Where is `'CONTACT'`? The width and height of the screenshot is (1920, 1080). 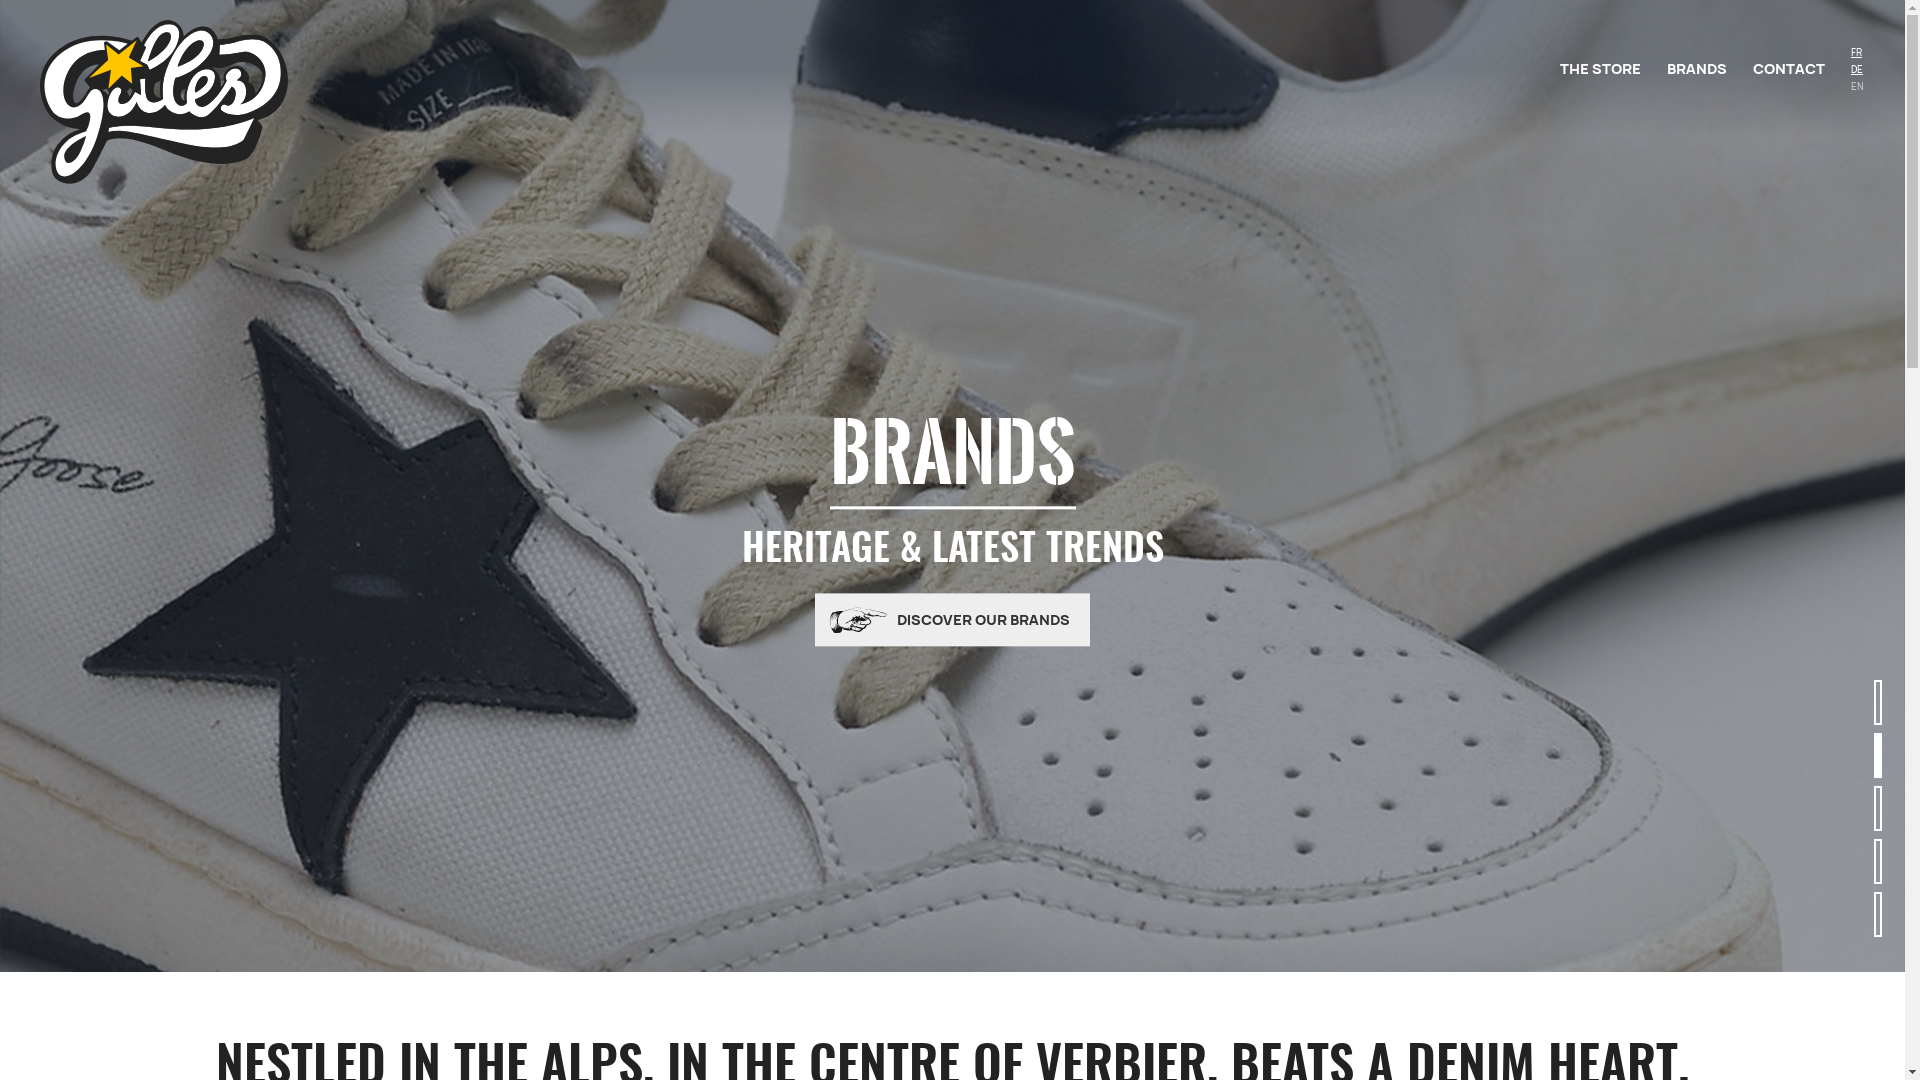
'CONTACT' is located at coordinates (1789, 68).